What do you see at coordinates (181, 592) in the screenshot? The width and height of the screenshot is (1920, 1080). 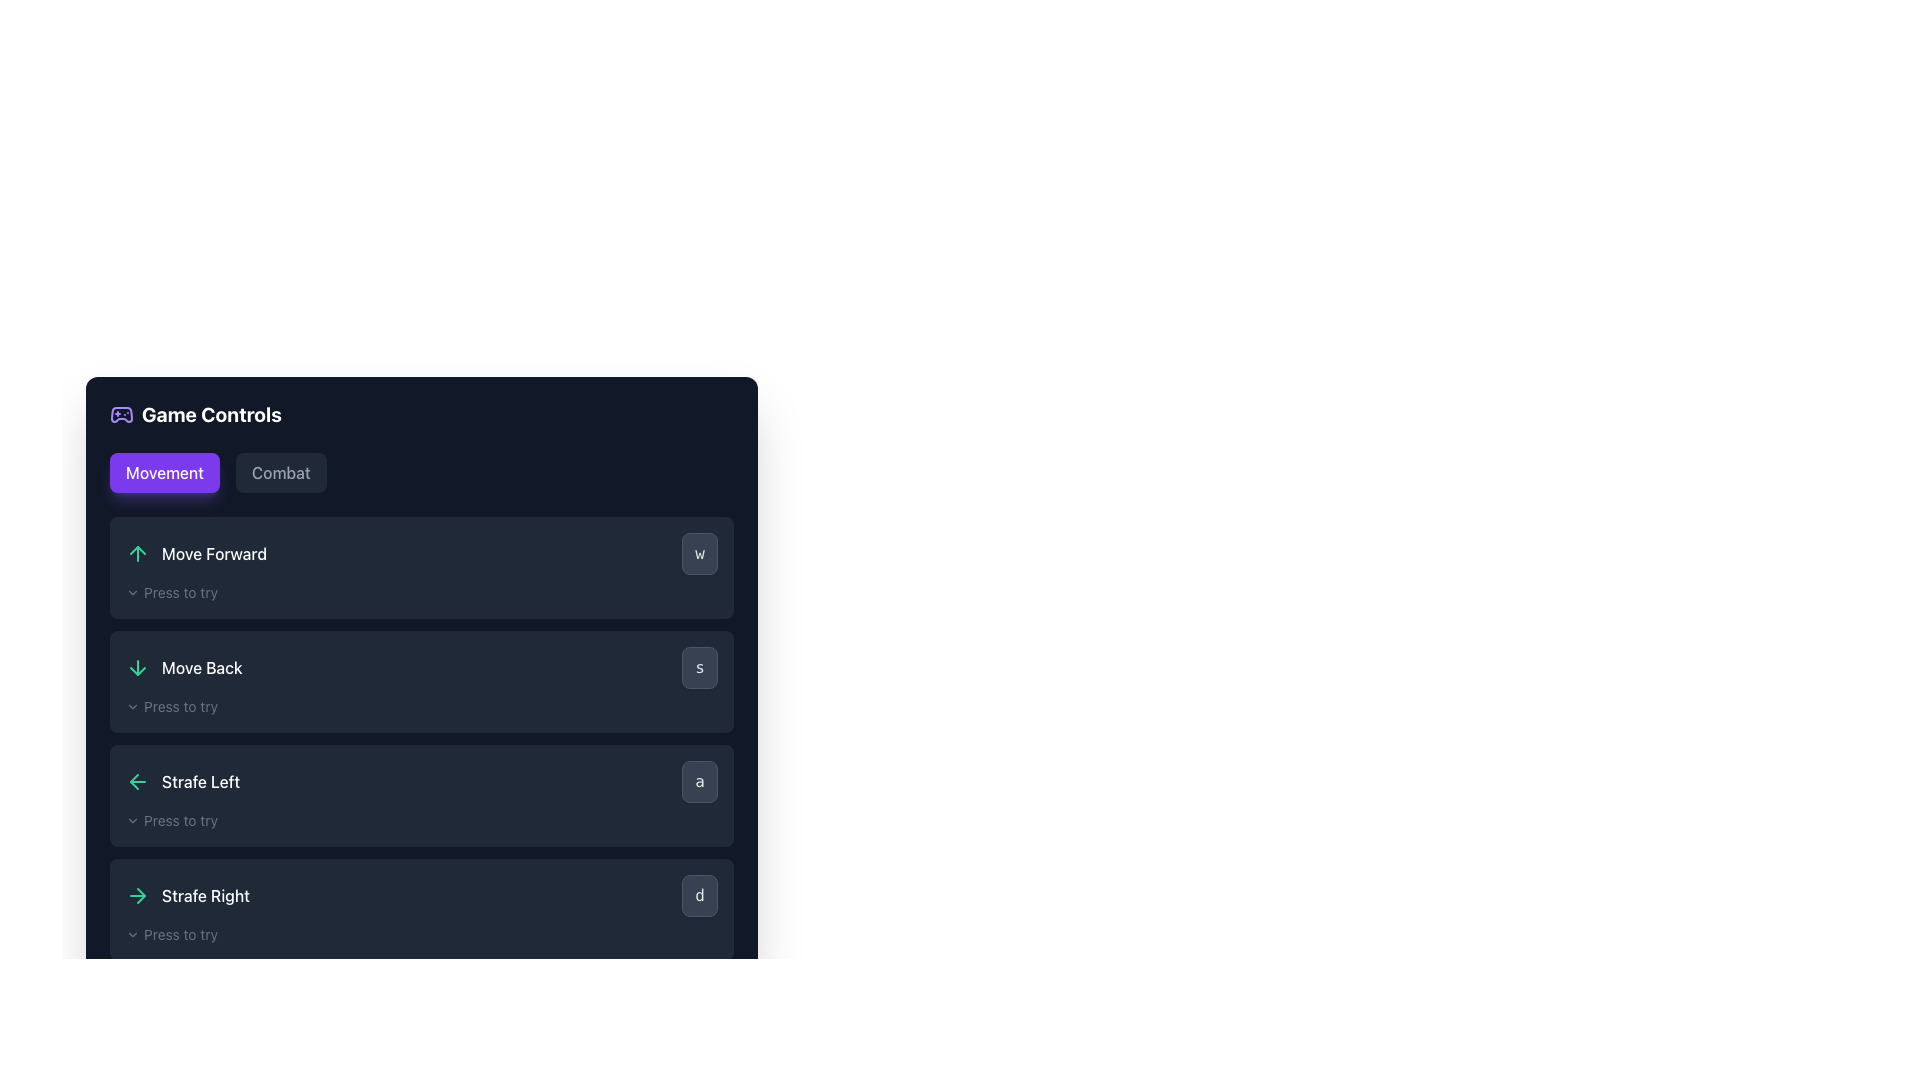 I see `the text label that displays 'Press to try' within the 'Move Forward' section under the 'Movement' category` at bounding box center [181, 592].